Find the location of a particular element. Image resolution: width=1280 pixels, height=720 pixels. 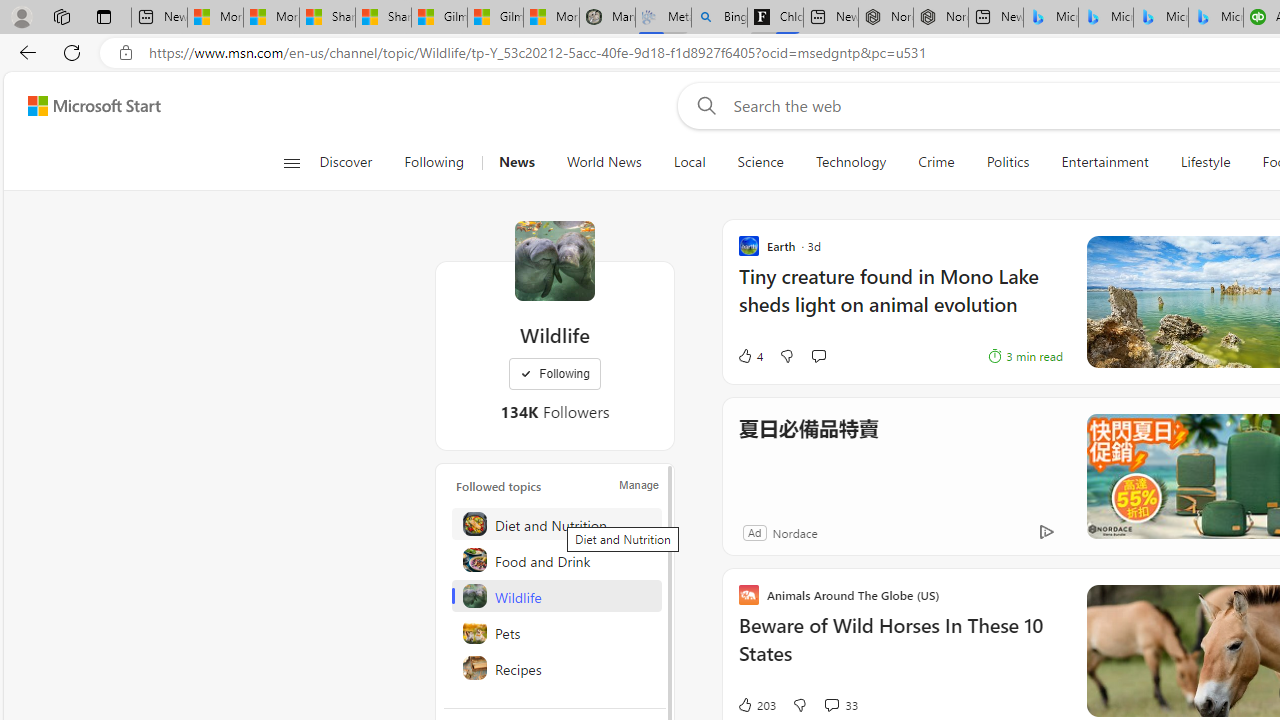

'Microsoft Bing Travel - Stays in Bangkok, Bangkok, Thailand' is located at coordinates (1104, 17).